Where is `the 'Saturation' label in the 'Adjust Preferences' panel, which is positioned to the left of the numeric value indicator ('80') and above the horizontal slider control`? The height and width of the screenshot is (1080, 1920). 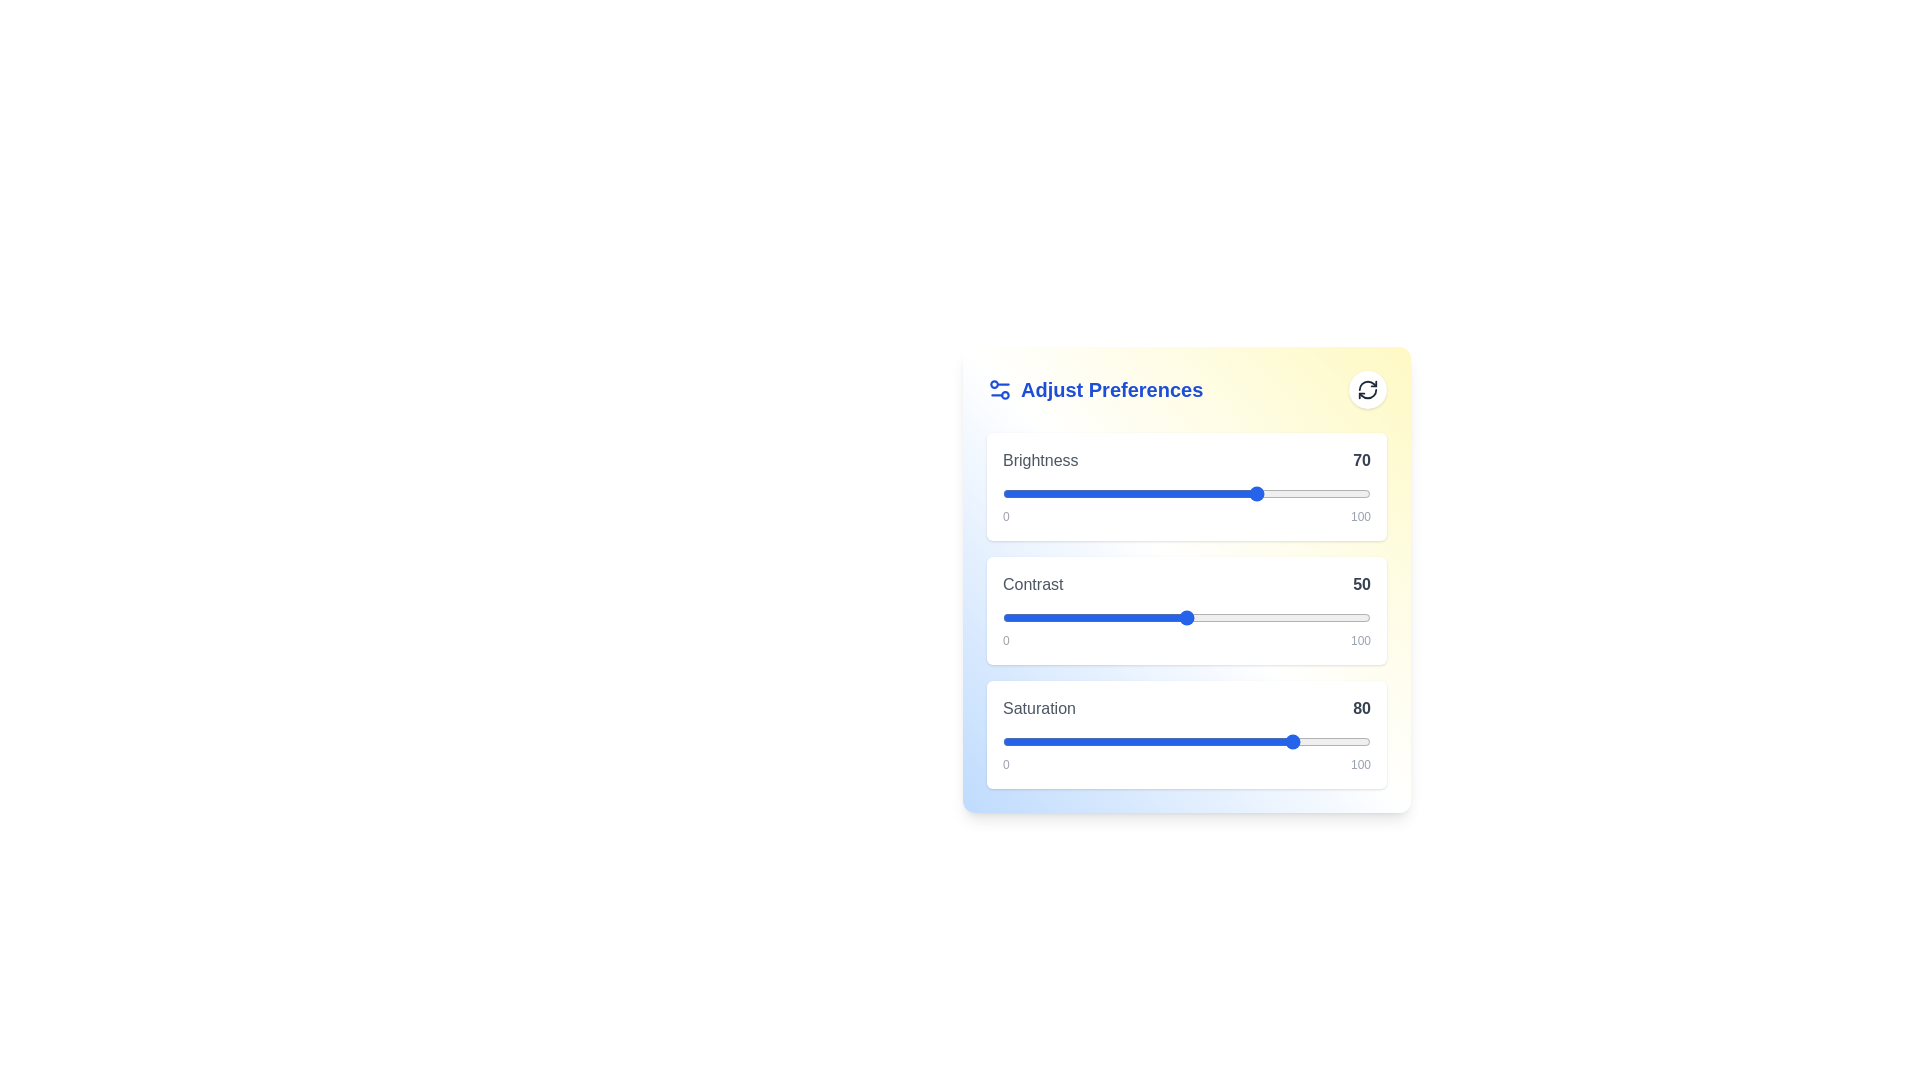 the 'Saturation' label in the 'Adjust Preferences' panel, which is positioned to the left of the numeric value indicator ('80') and above the horizontal slider control is located at coordinates (1039, 708).